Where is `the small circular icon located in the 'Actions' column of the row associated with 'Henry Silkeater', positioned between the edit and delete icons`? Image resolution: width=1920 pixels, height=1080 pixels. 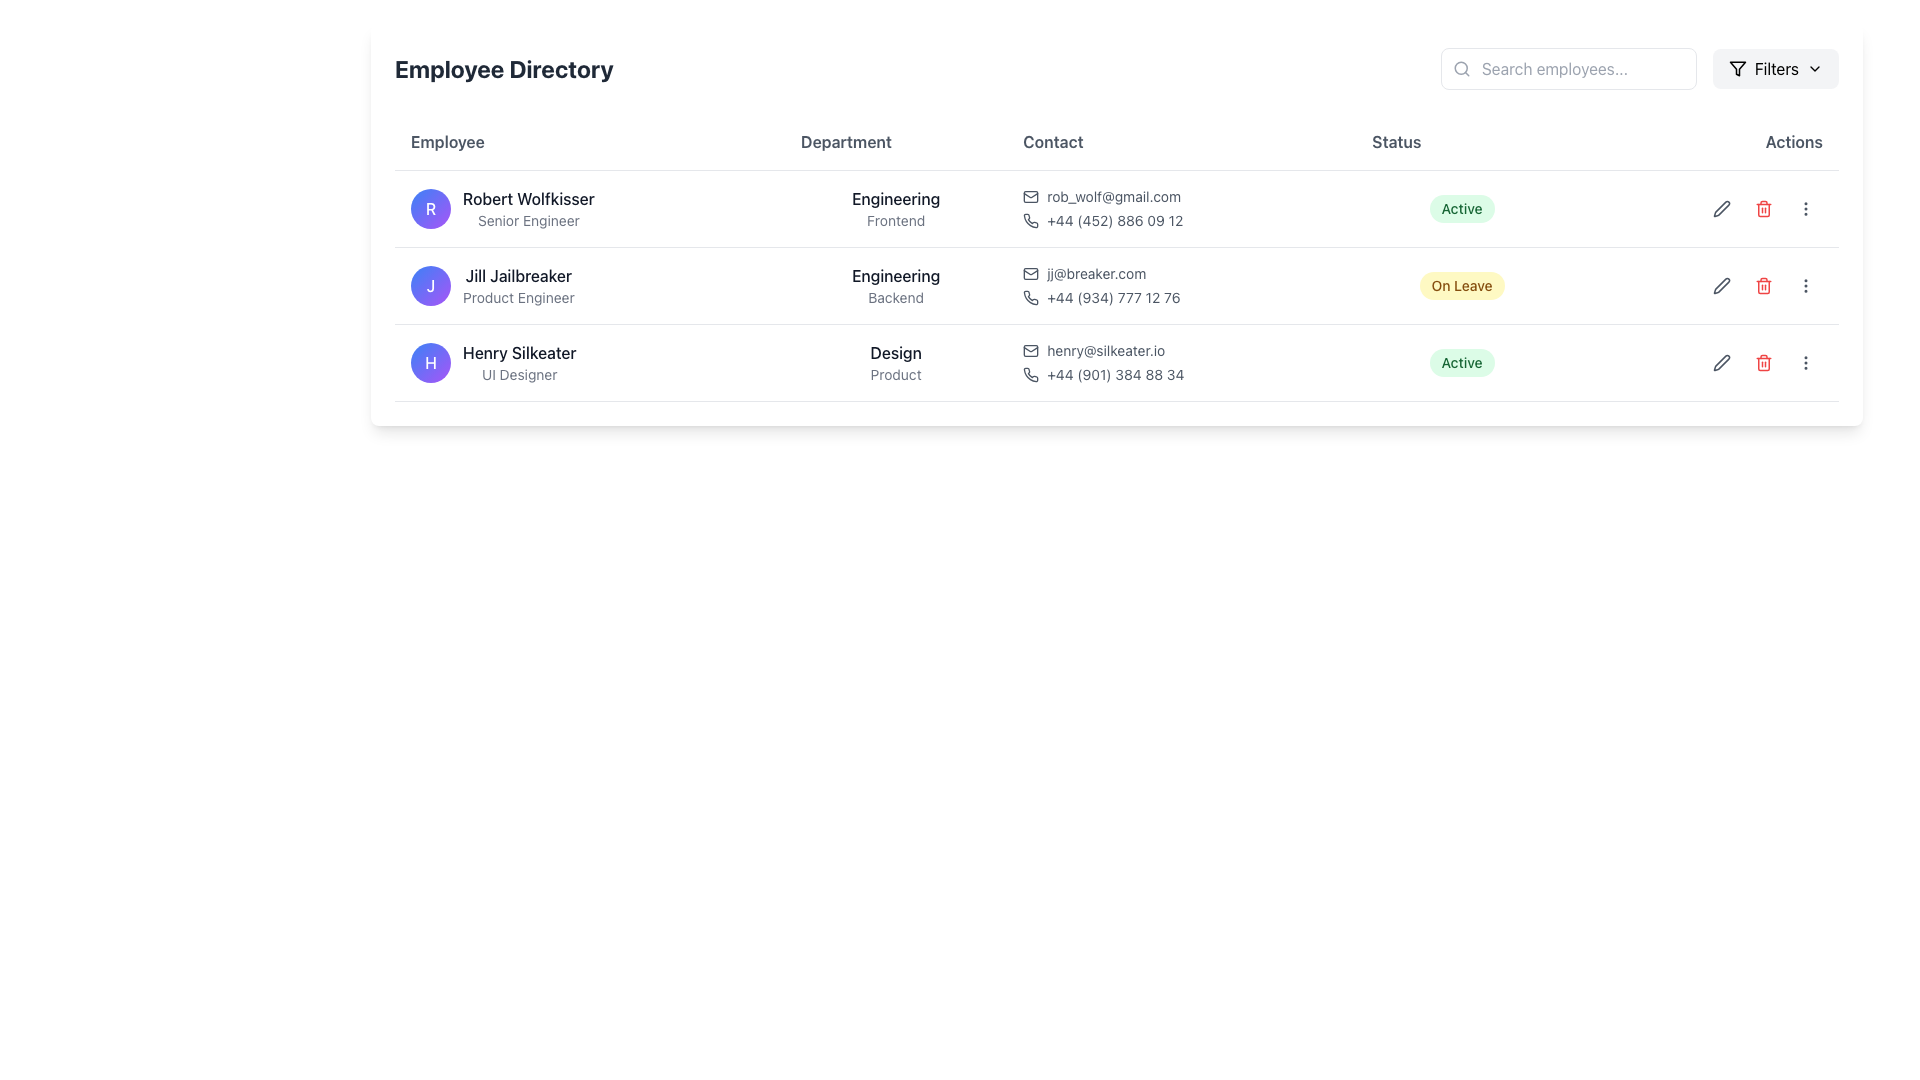 the small circular icon located in the 'Actions' column of the row associated with 'Henry Silkeater', positioned between the edit and delete icons is located at coordinates (1702, 362).